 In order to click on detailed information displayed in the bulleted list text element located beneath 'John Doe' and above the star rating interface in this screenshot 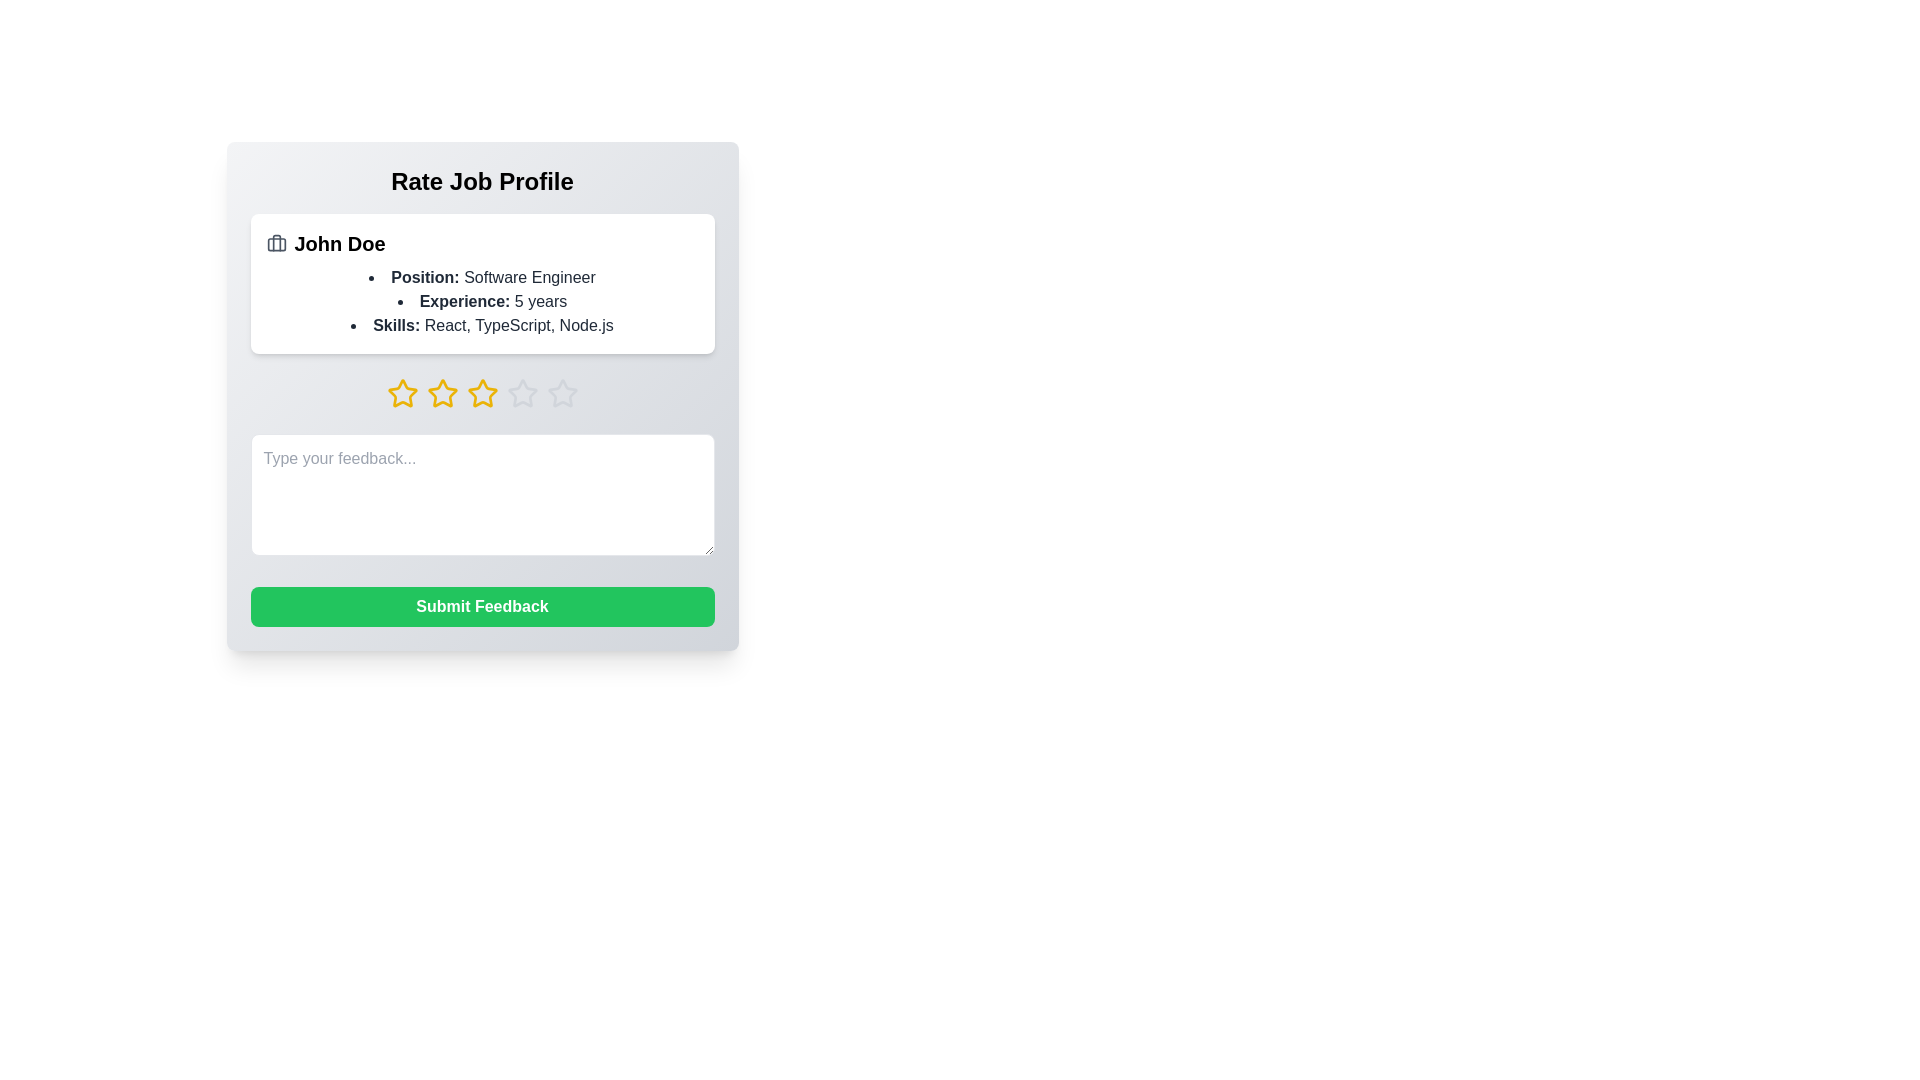, I will do `click(482, 301)`.